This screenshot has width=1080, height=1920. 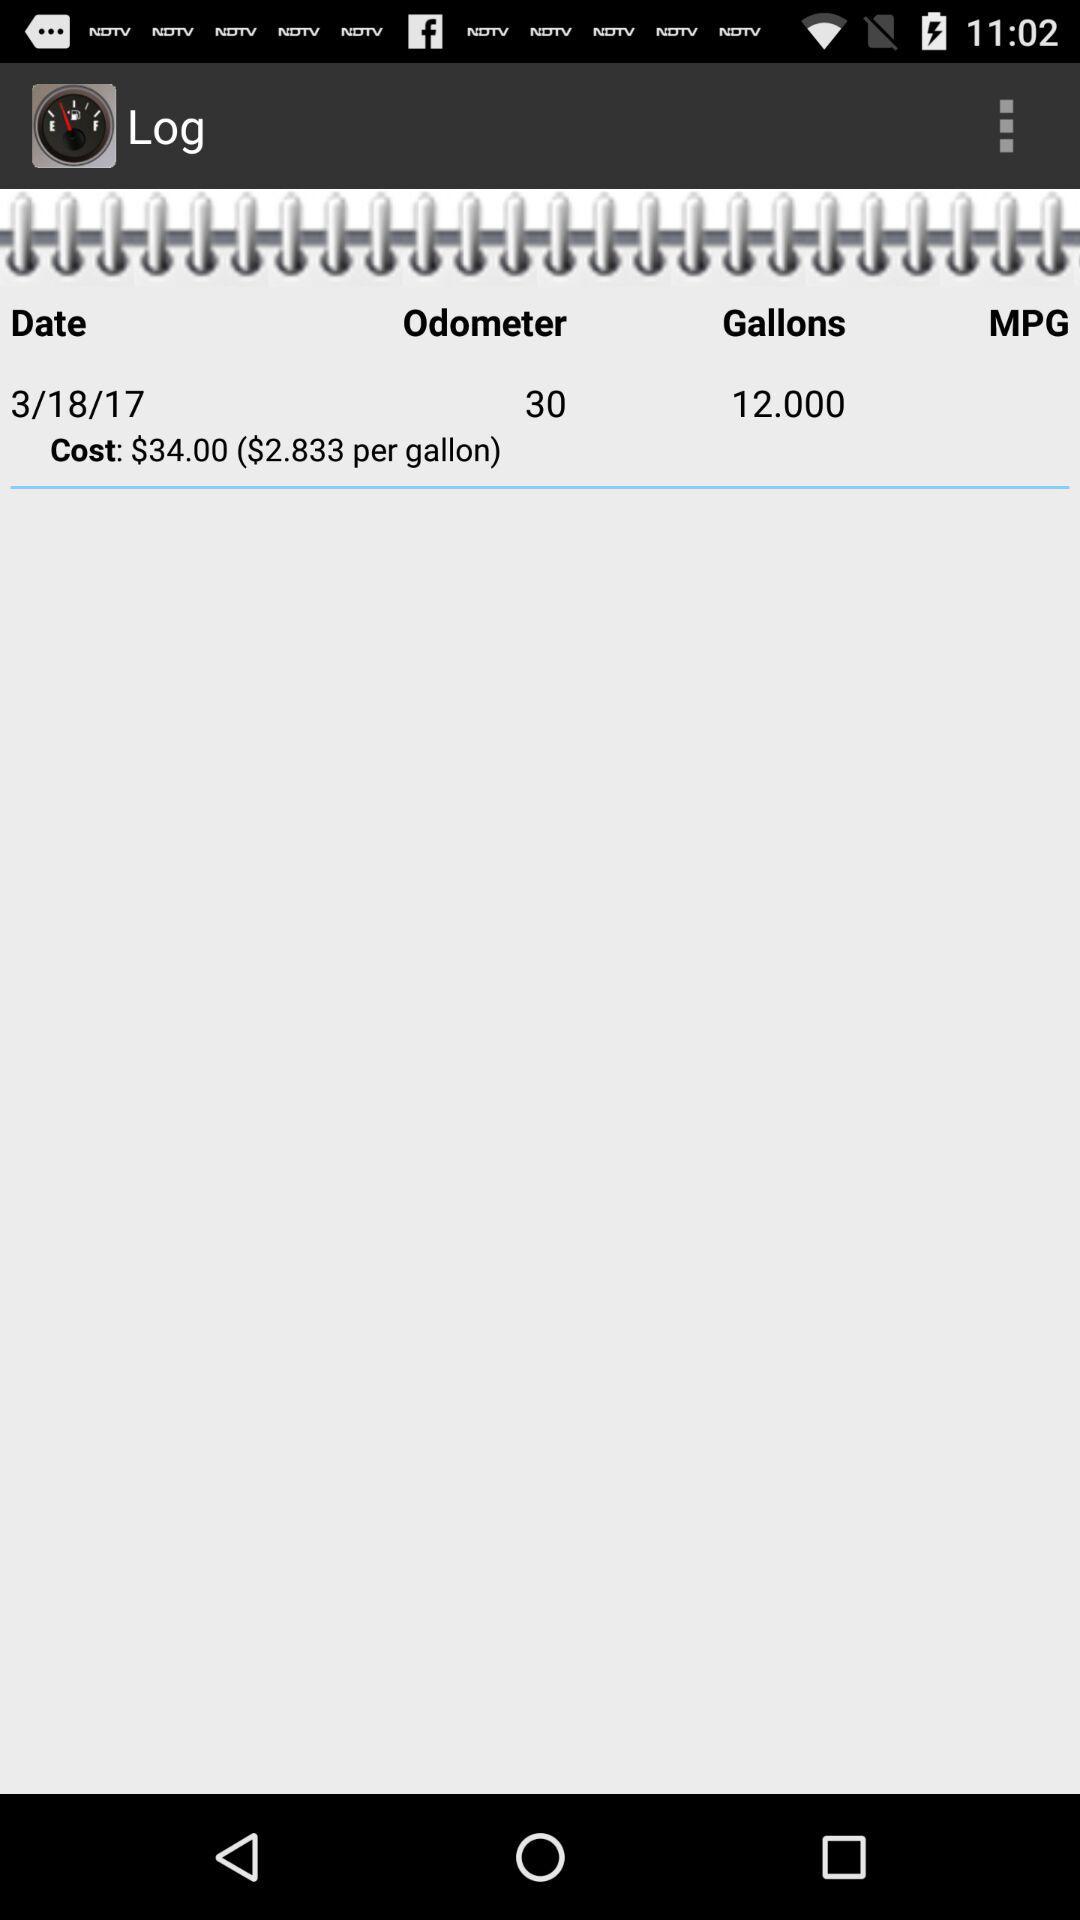 I want to click on the icon next to 12.000 app, so click(x=956, y=401).